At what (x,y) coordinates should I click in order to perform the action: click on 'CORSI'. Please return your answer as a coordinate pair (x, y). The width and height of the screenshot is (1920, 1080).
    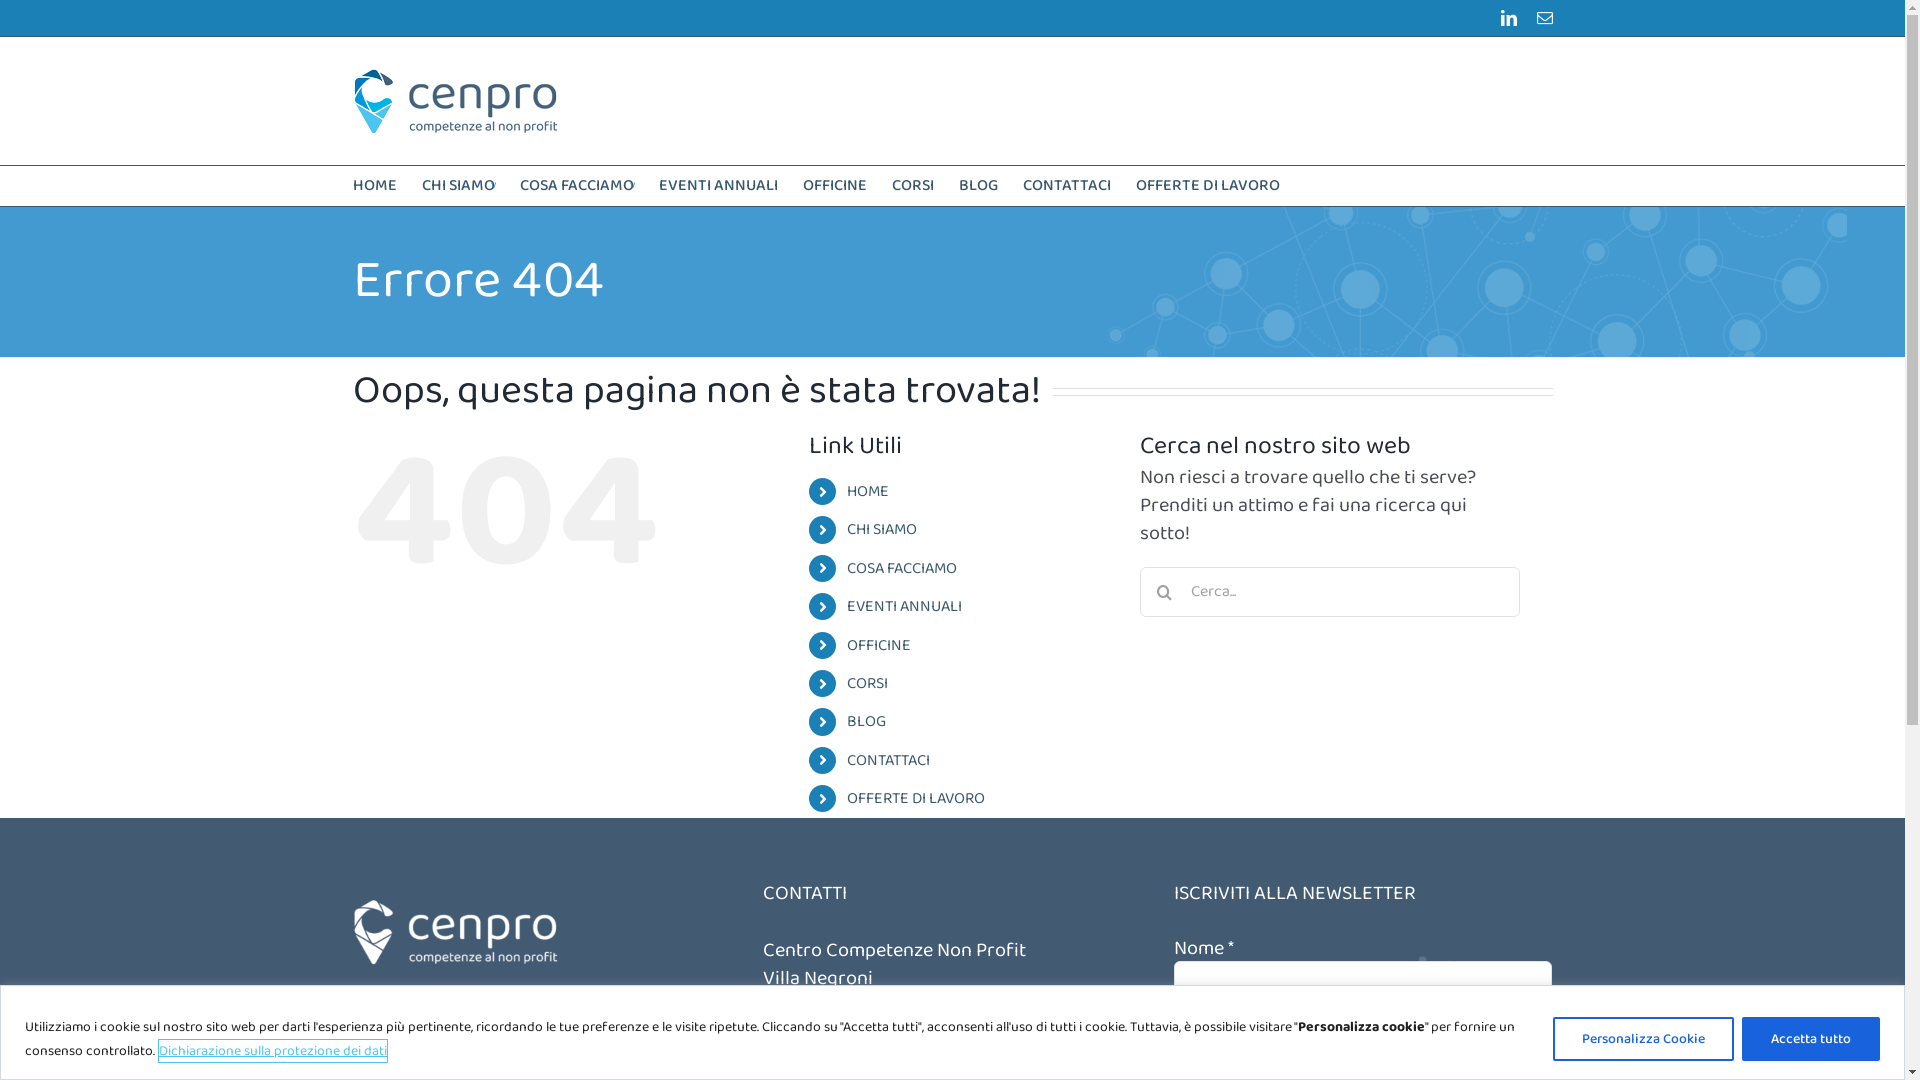
    Looking at the image, I should click on (911, 185).